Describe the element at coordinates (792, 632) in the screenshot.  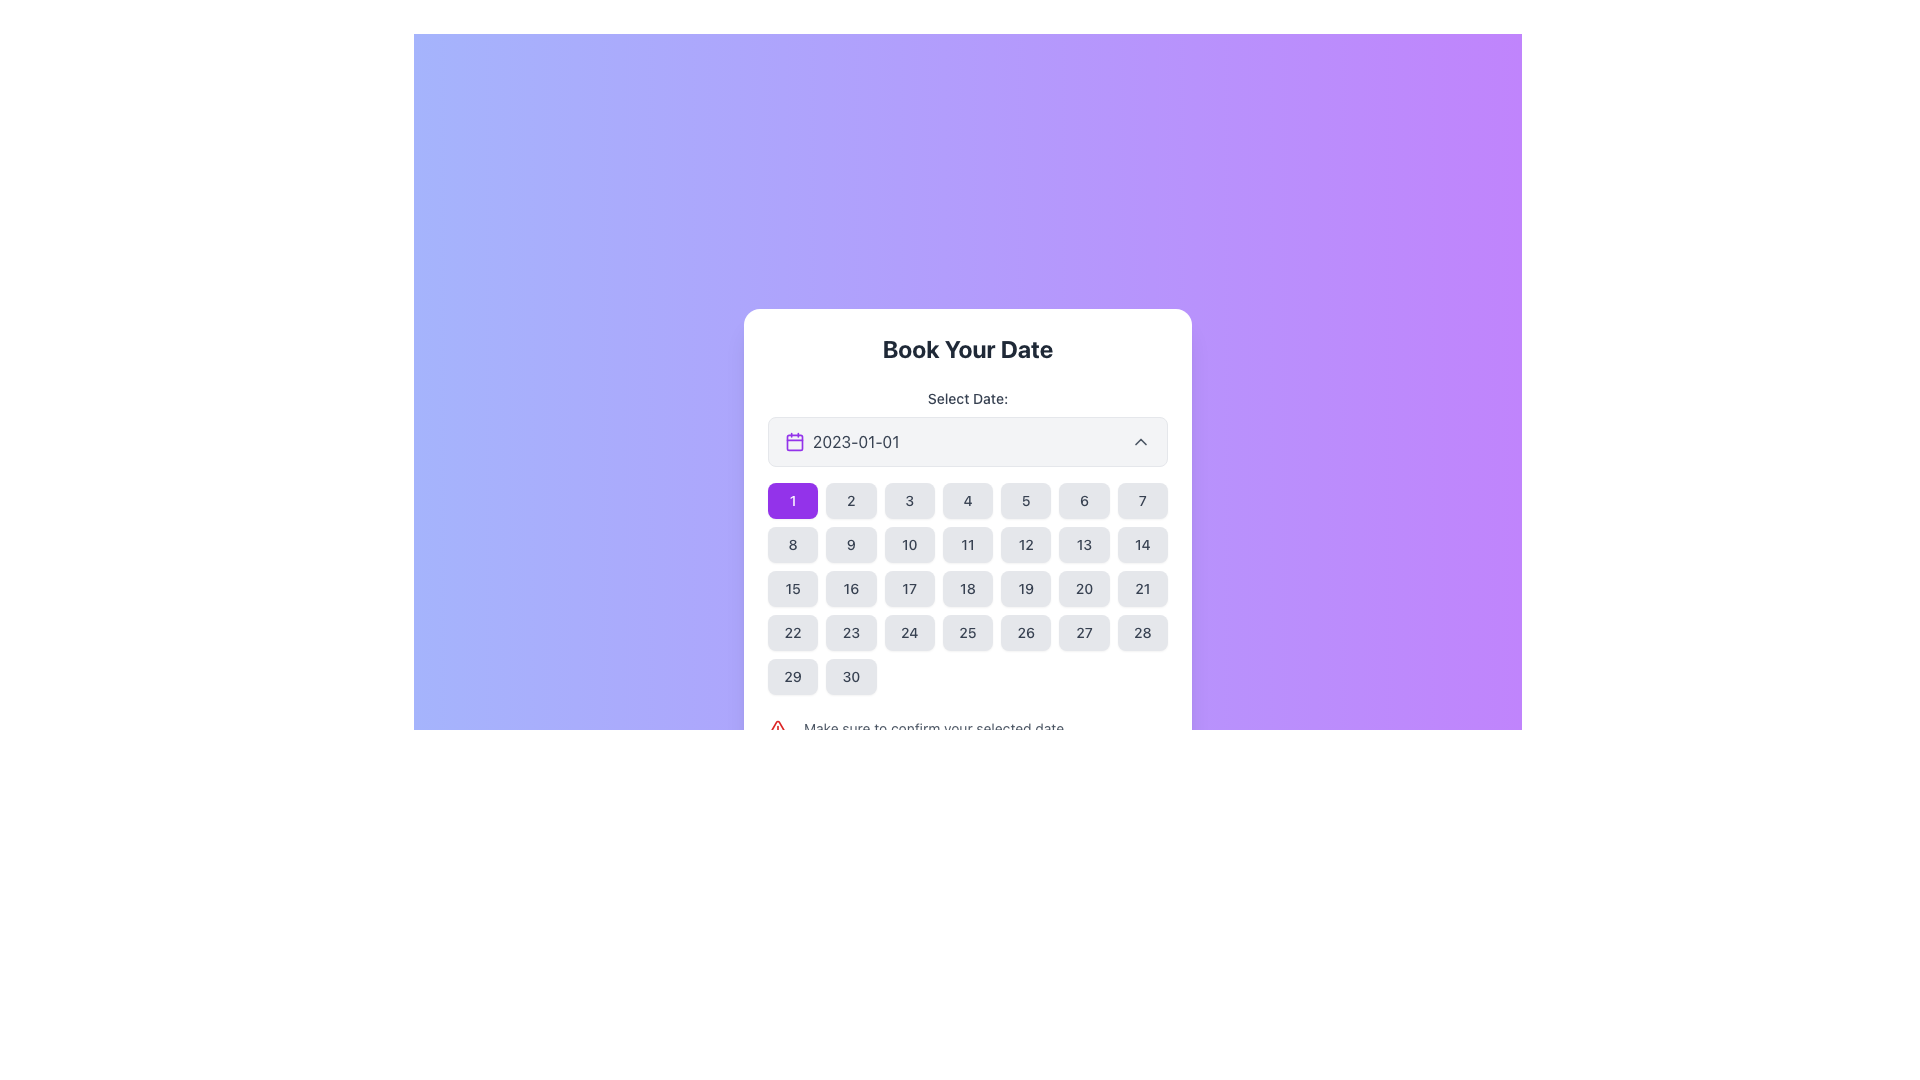
I see `the button labeled '22' located in the fourth row, first column of a 7-column grid layout` at that location.